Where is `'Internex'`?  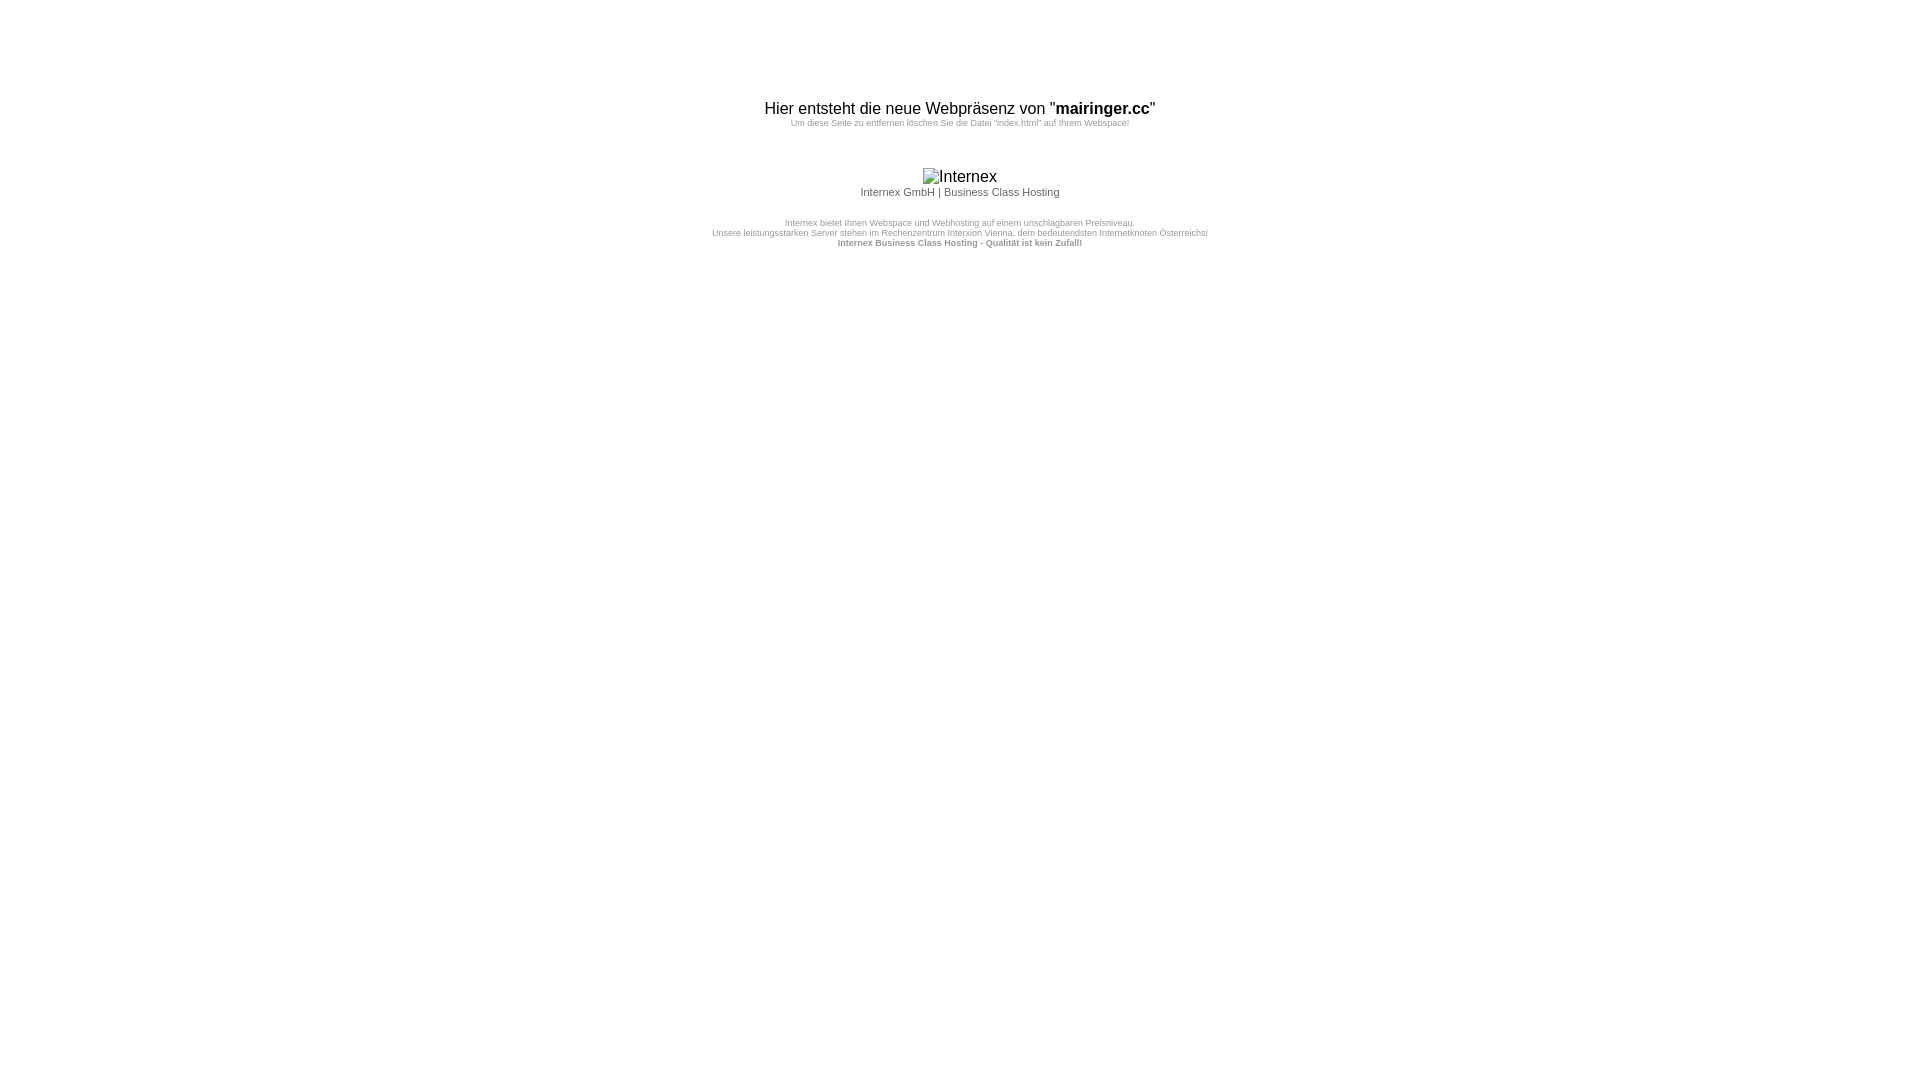
'Internex' is located at coordinates (960, 176).